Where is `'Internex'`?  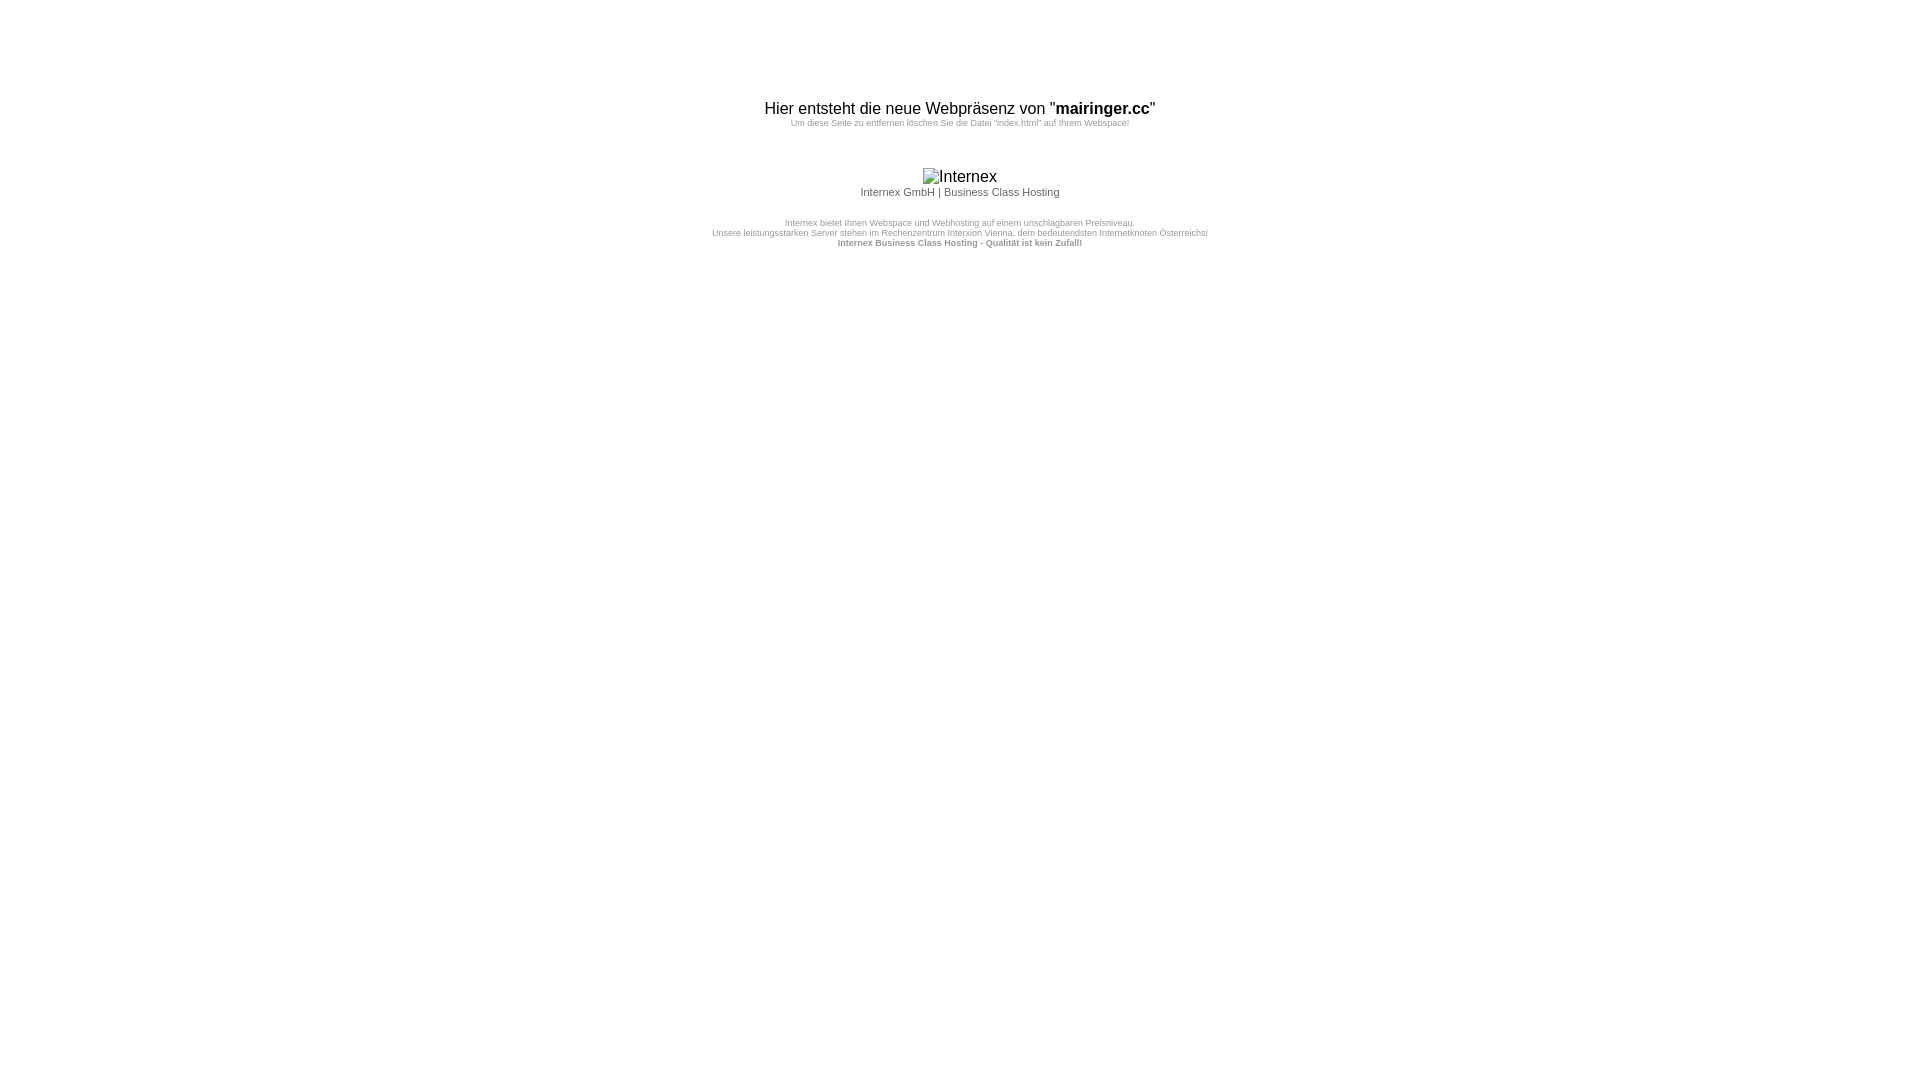
'Internex' is located at coordinates (960, 176).